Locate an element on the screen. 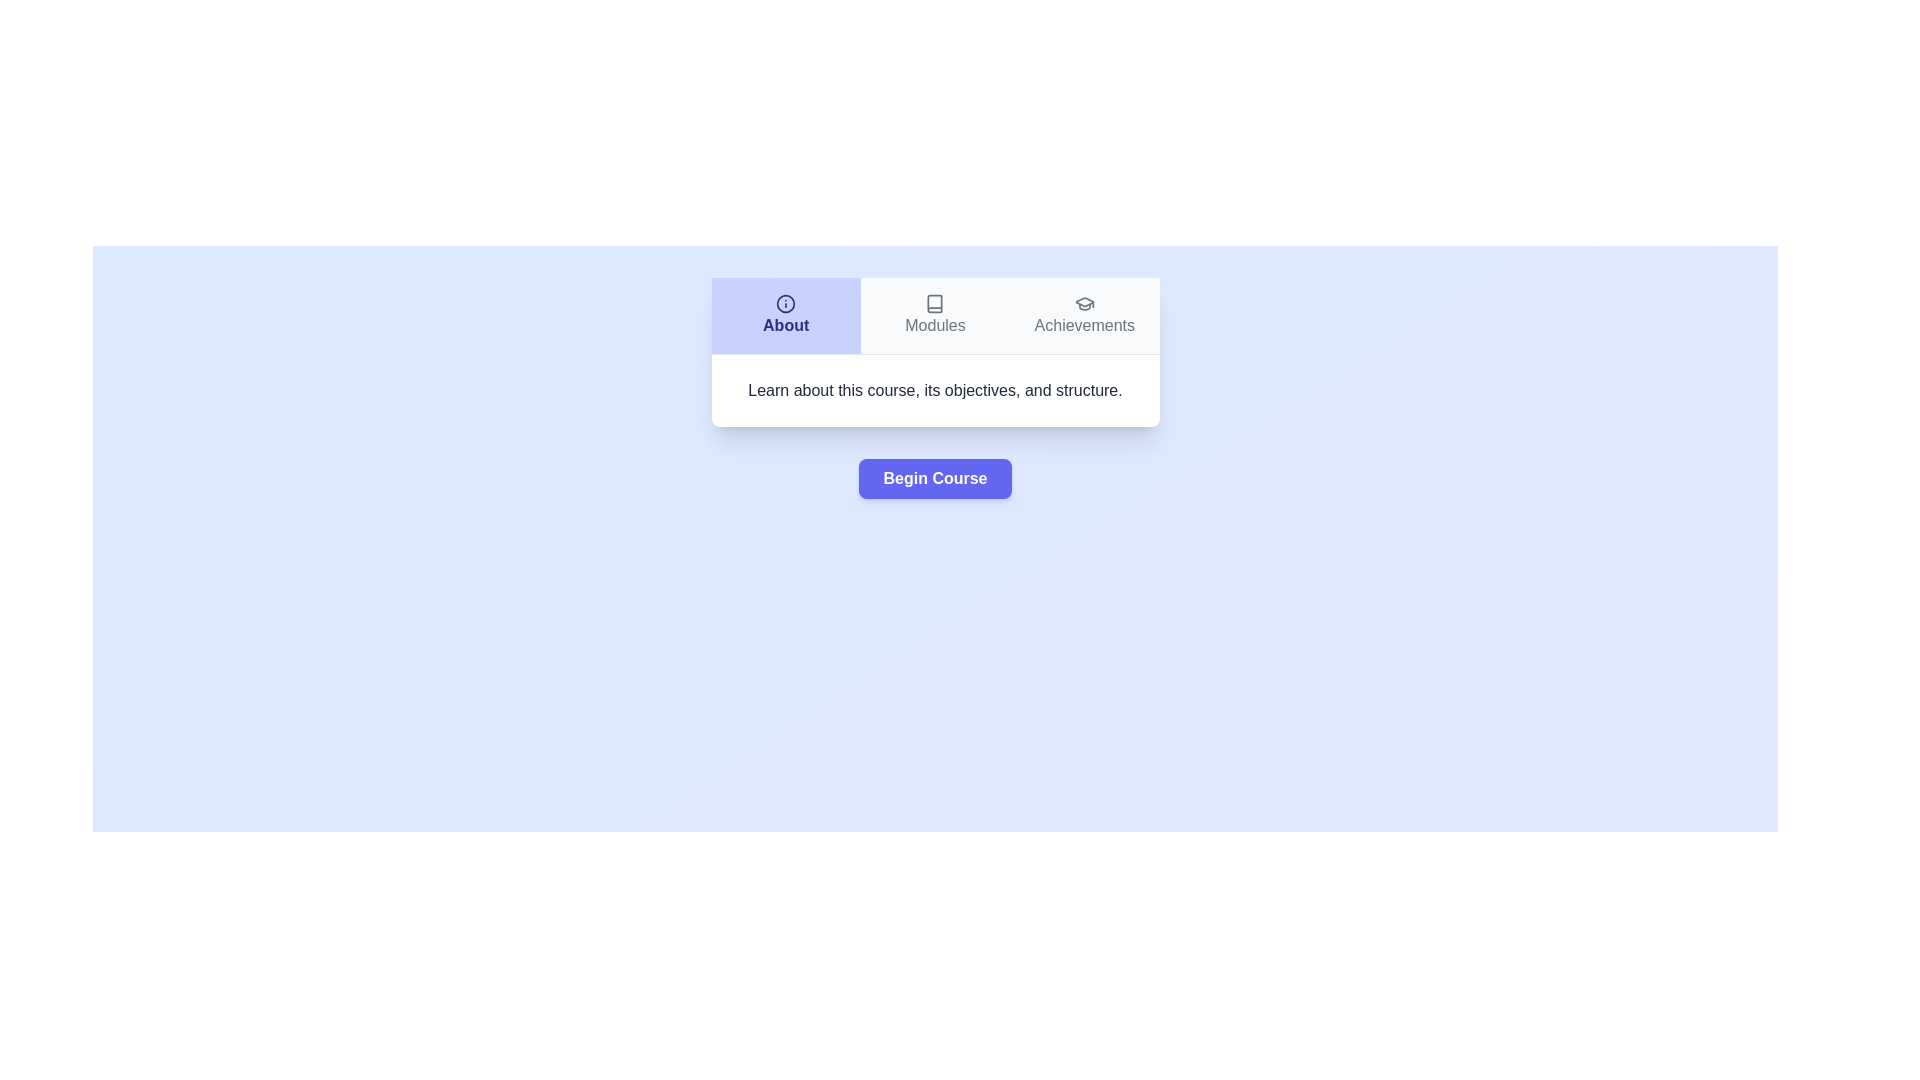 This screenshot has height=1080, width=1920. the About tab is located at coordinates (785, 315).